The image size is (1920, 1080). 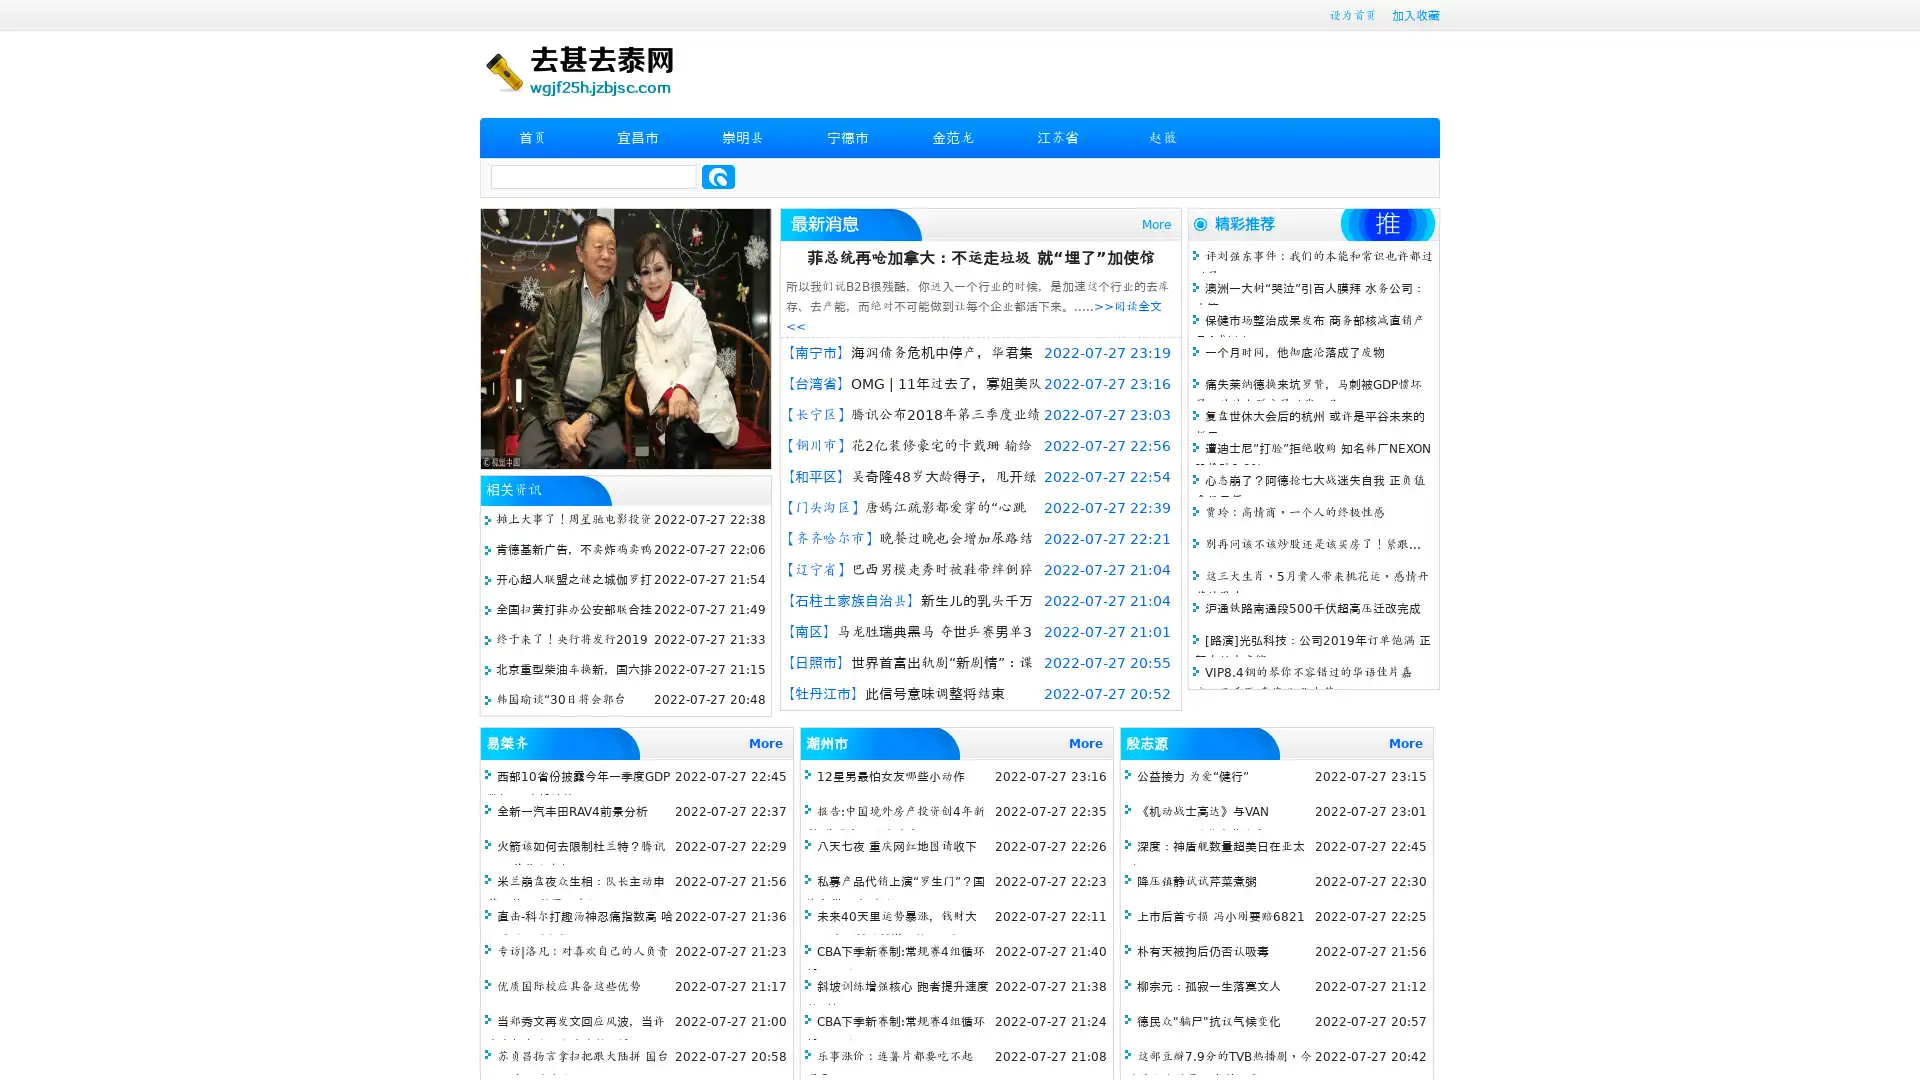 What do you see at coordinates (718, 176) in the screenshot?
I see `Search` at bounding box center [718, 176].